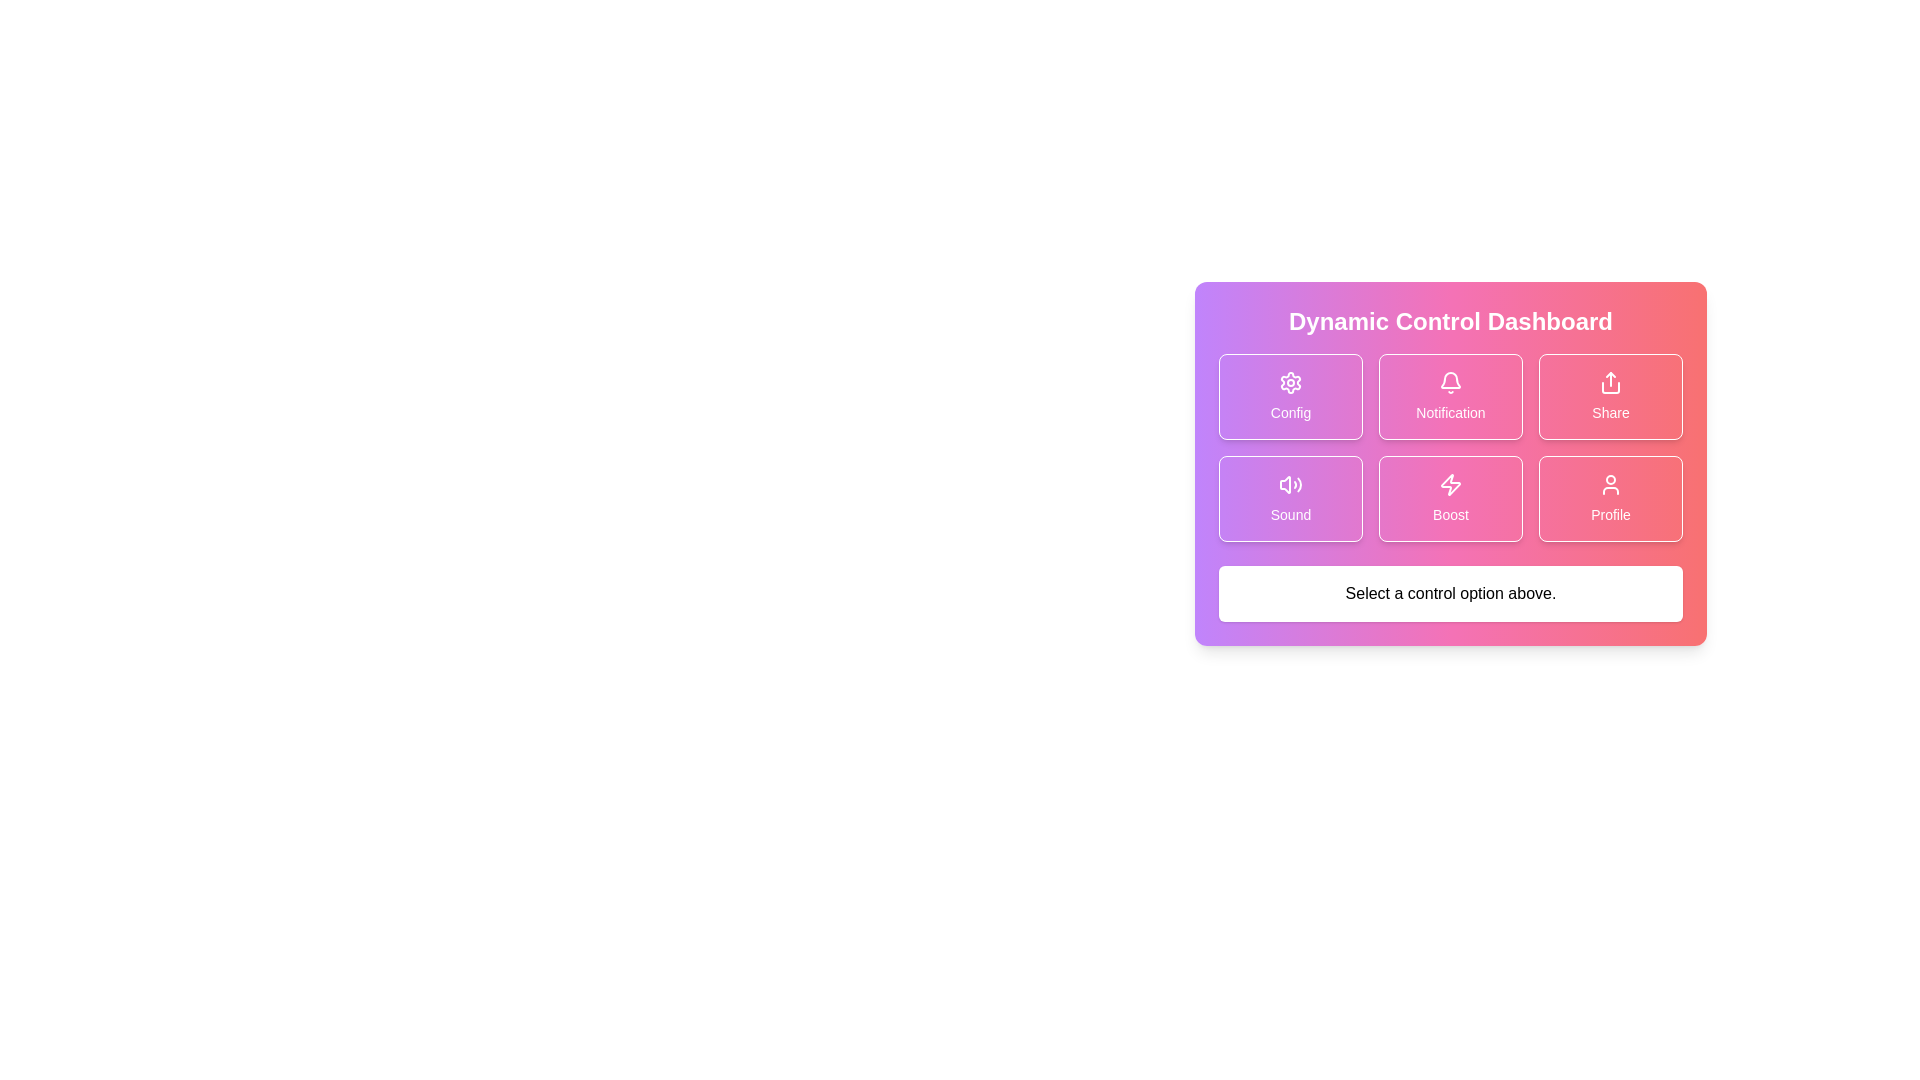 This screenshot has width=1920, height=1080. What do you see at coordinates (1285, 485) in the screenshot?
I see `the sound control icon, which is a small vector graphic depicting a speaker located in the lower-left grid cell of a 3x2 grid in the control dashboard` at bounding box center [1285, 485].